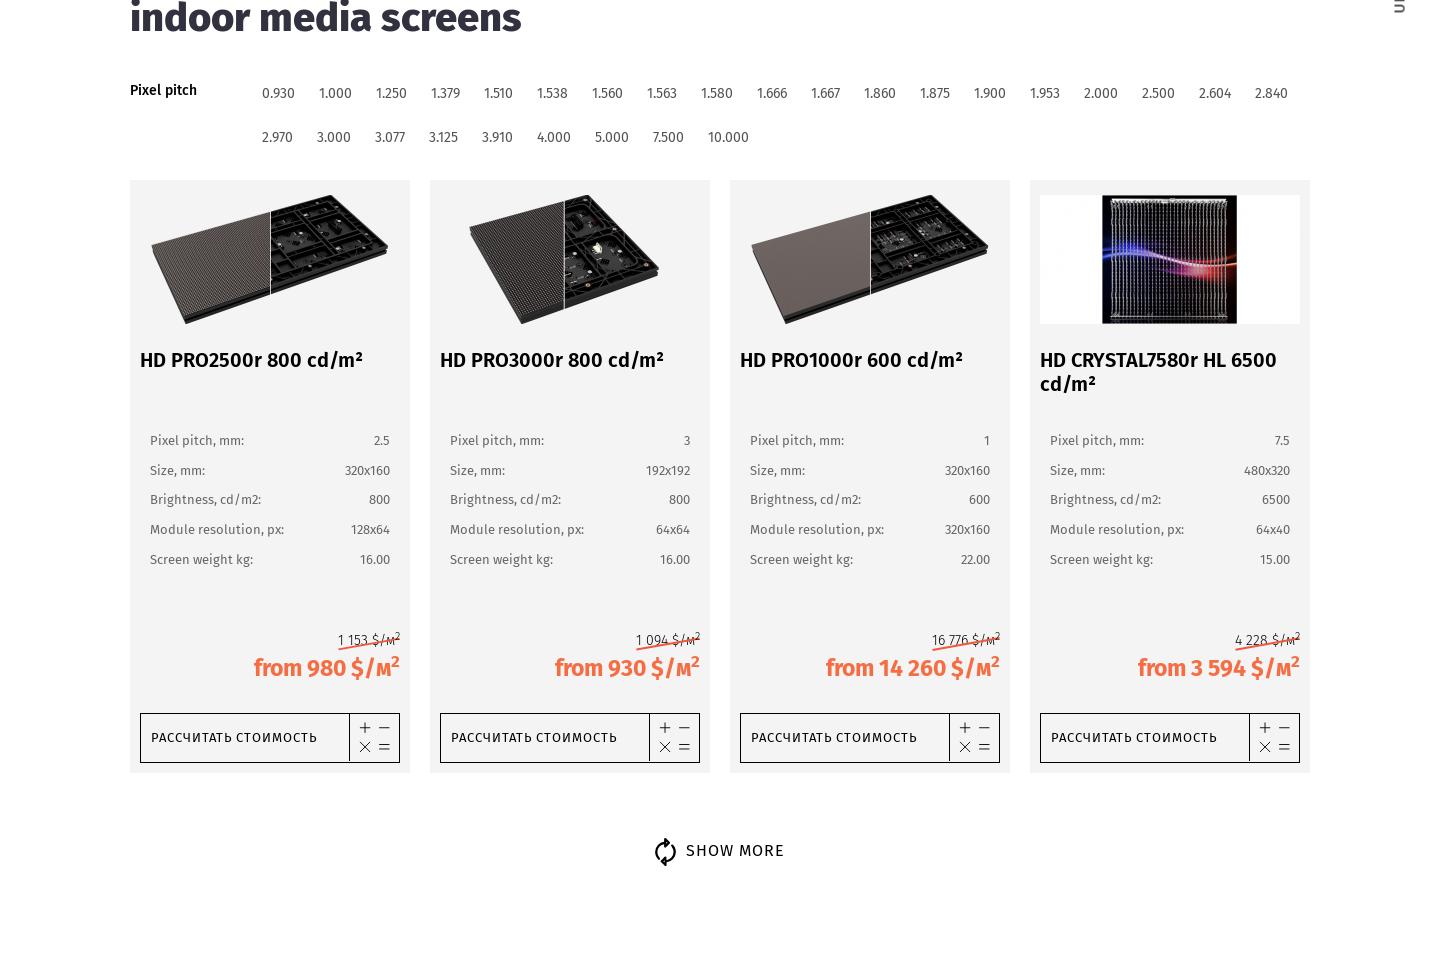 The height and width of the screenshot is (964, 1440). I want to click on '16 776 
			            $/м', so click(931, 640).